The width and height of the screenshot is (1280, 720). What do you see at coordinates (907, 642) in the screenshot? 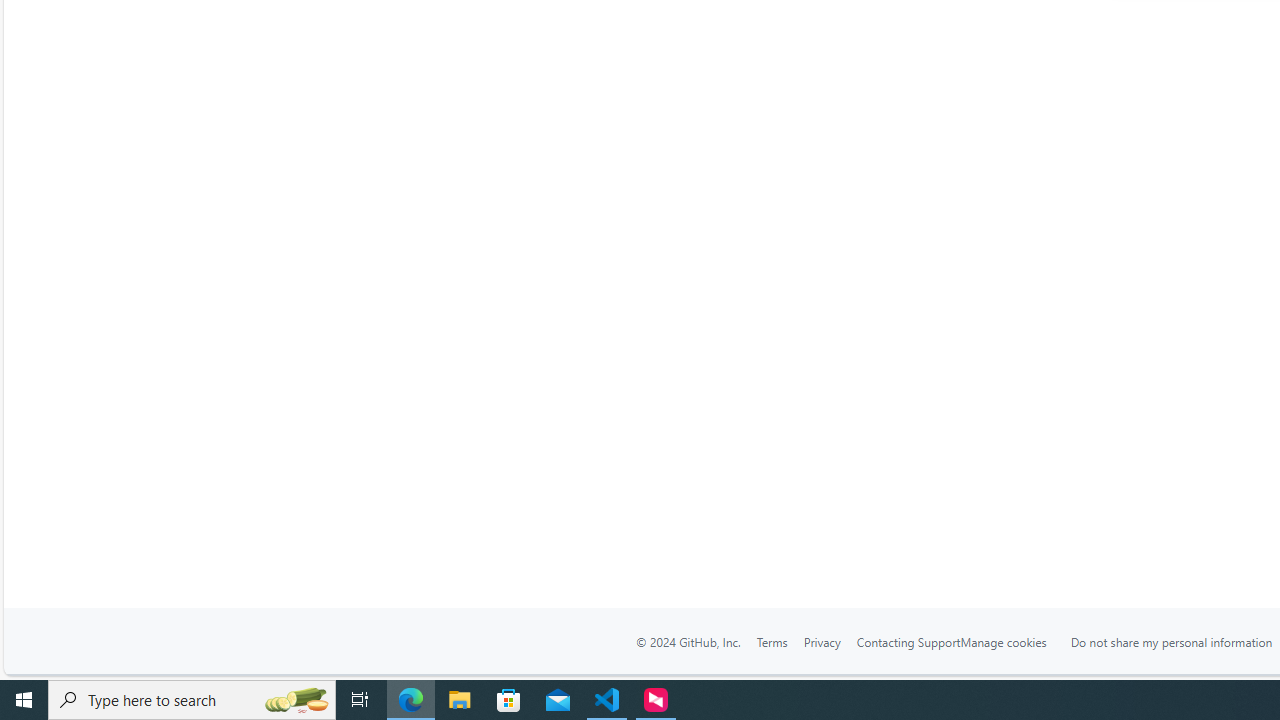
I see `'Contacting Support'` at bounding box center [907, 642].